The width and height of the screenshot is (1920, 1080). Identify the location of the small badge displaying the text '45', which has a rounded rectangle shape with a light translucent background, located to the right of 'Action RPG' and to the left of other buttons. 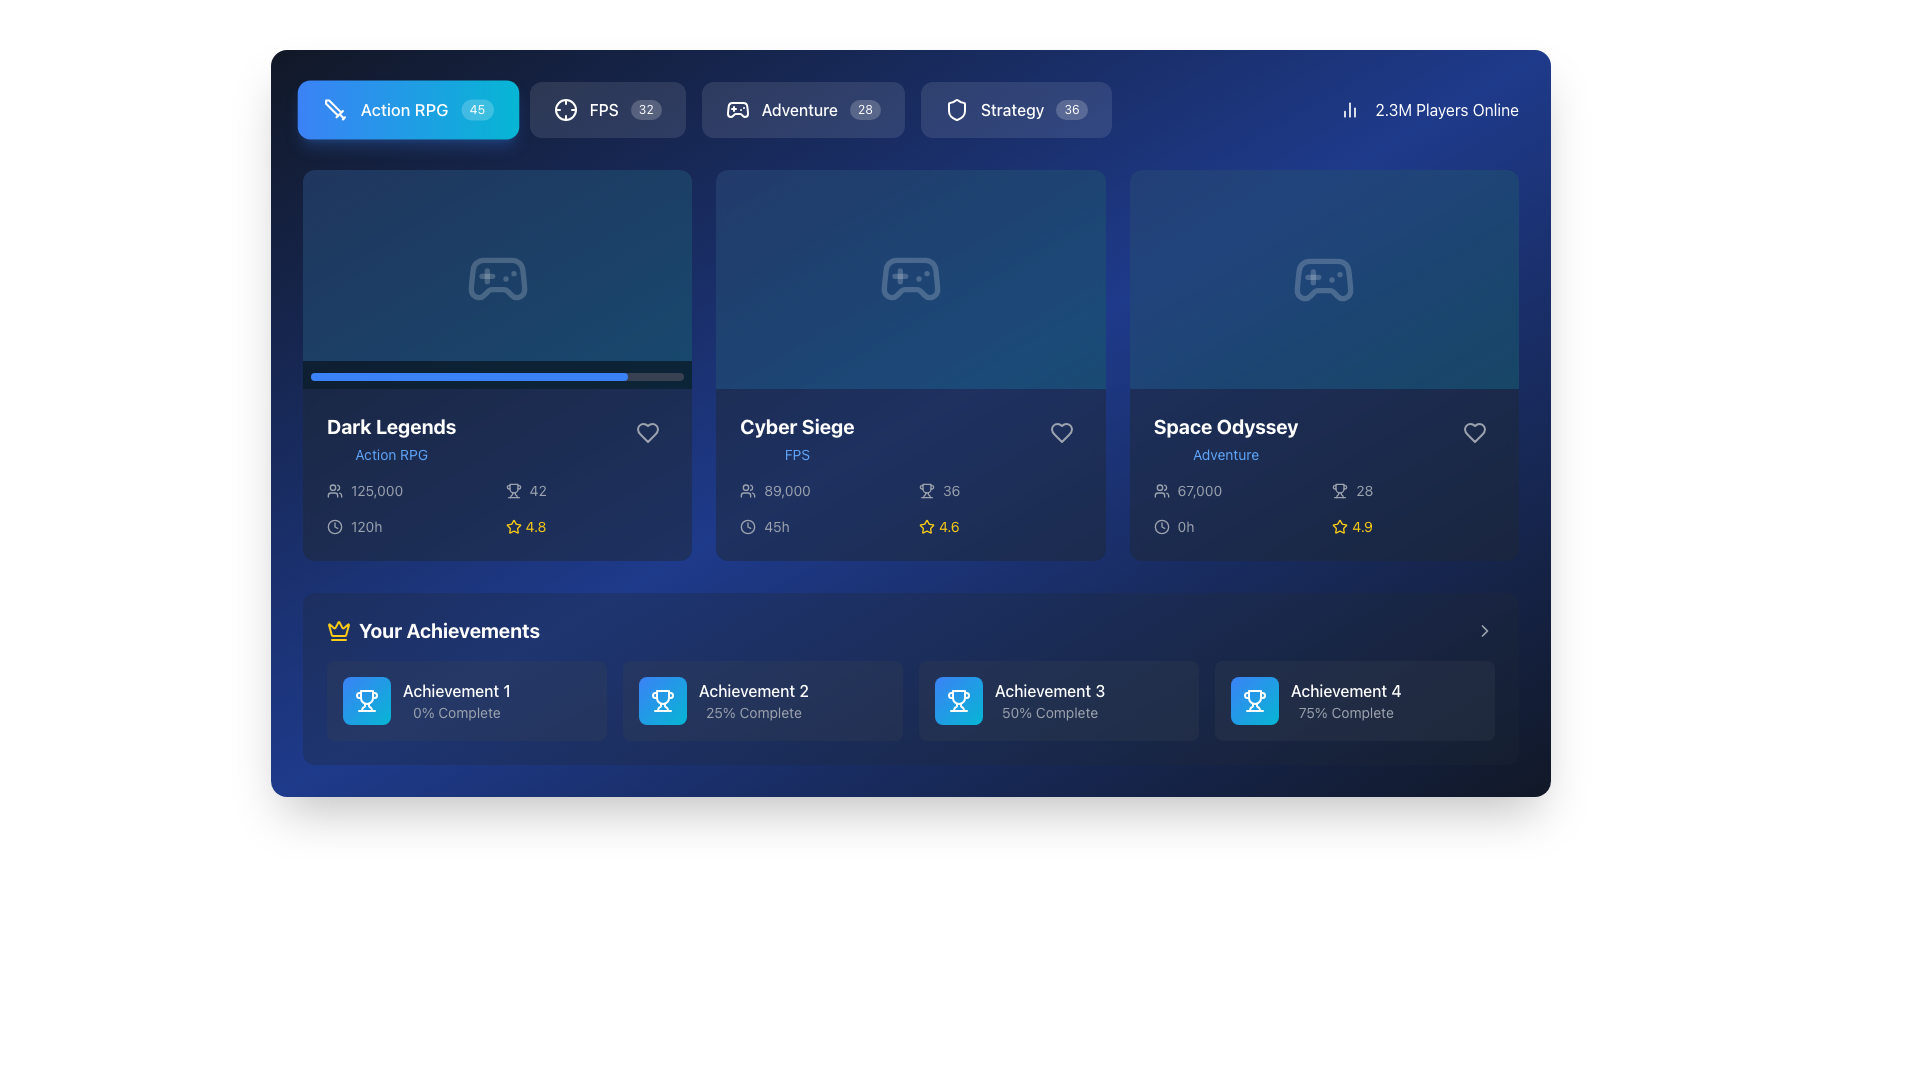
(476, 110).